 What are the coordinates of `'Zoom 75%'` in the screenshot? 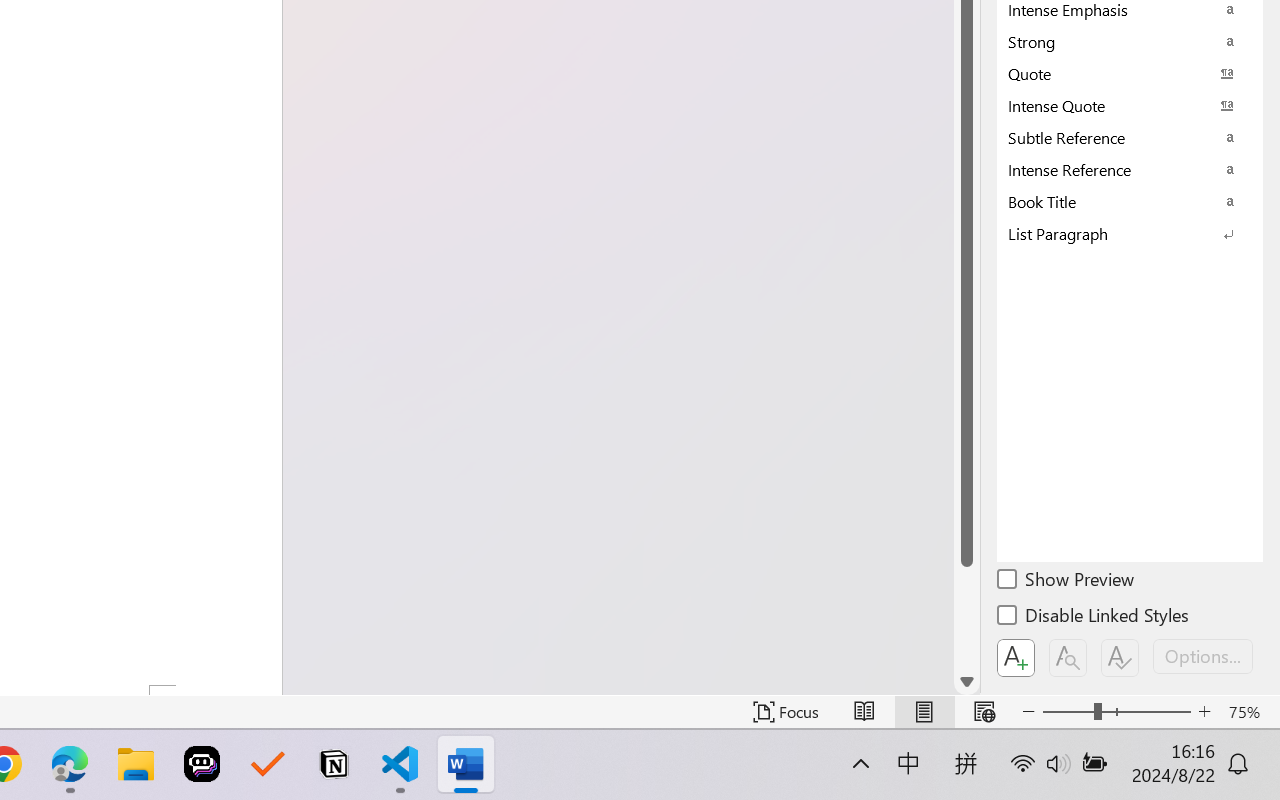 It's located at (1248, 711).